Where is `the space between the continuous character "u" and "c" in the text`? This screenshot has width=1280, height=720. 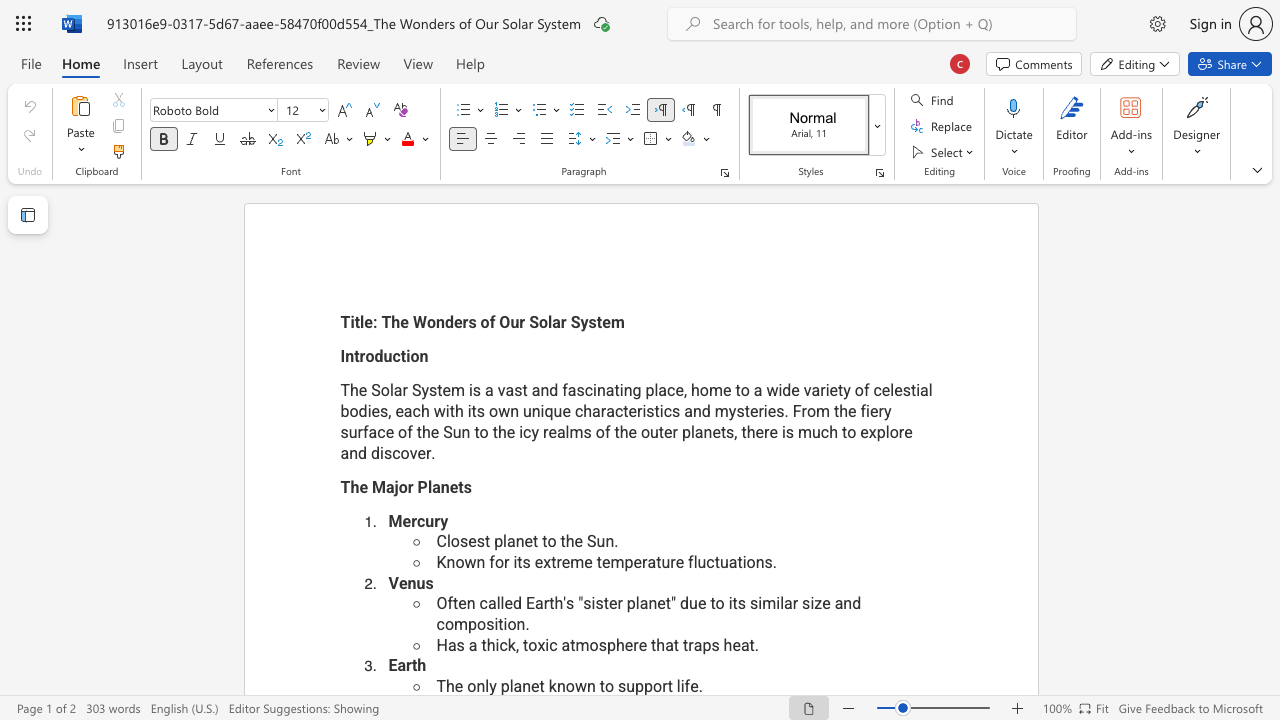
the space between the continuous character "u" and "c" in the text is located at coordinates (820, 431).